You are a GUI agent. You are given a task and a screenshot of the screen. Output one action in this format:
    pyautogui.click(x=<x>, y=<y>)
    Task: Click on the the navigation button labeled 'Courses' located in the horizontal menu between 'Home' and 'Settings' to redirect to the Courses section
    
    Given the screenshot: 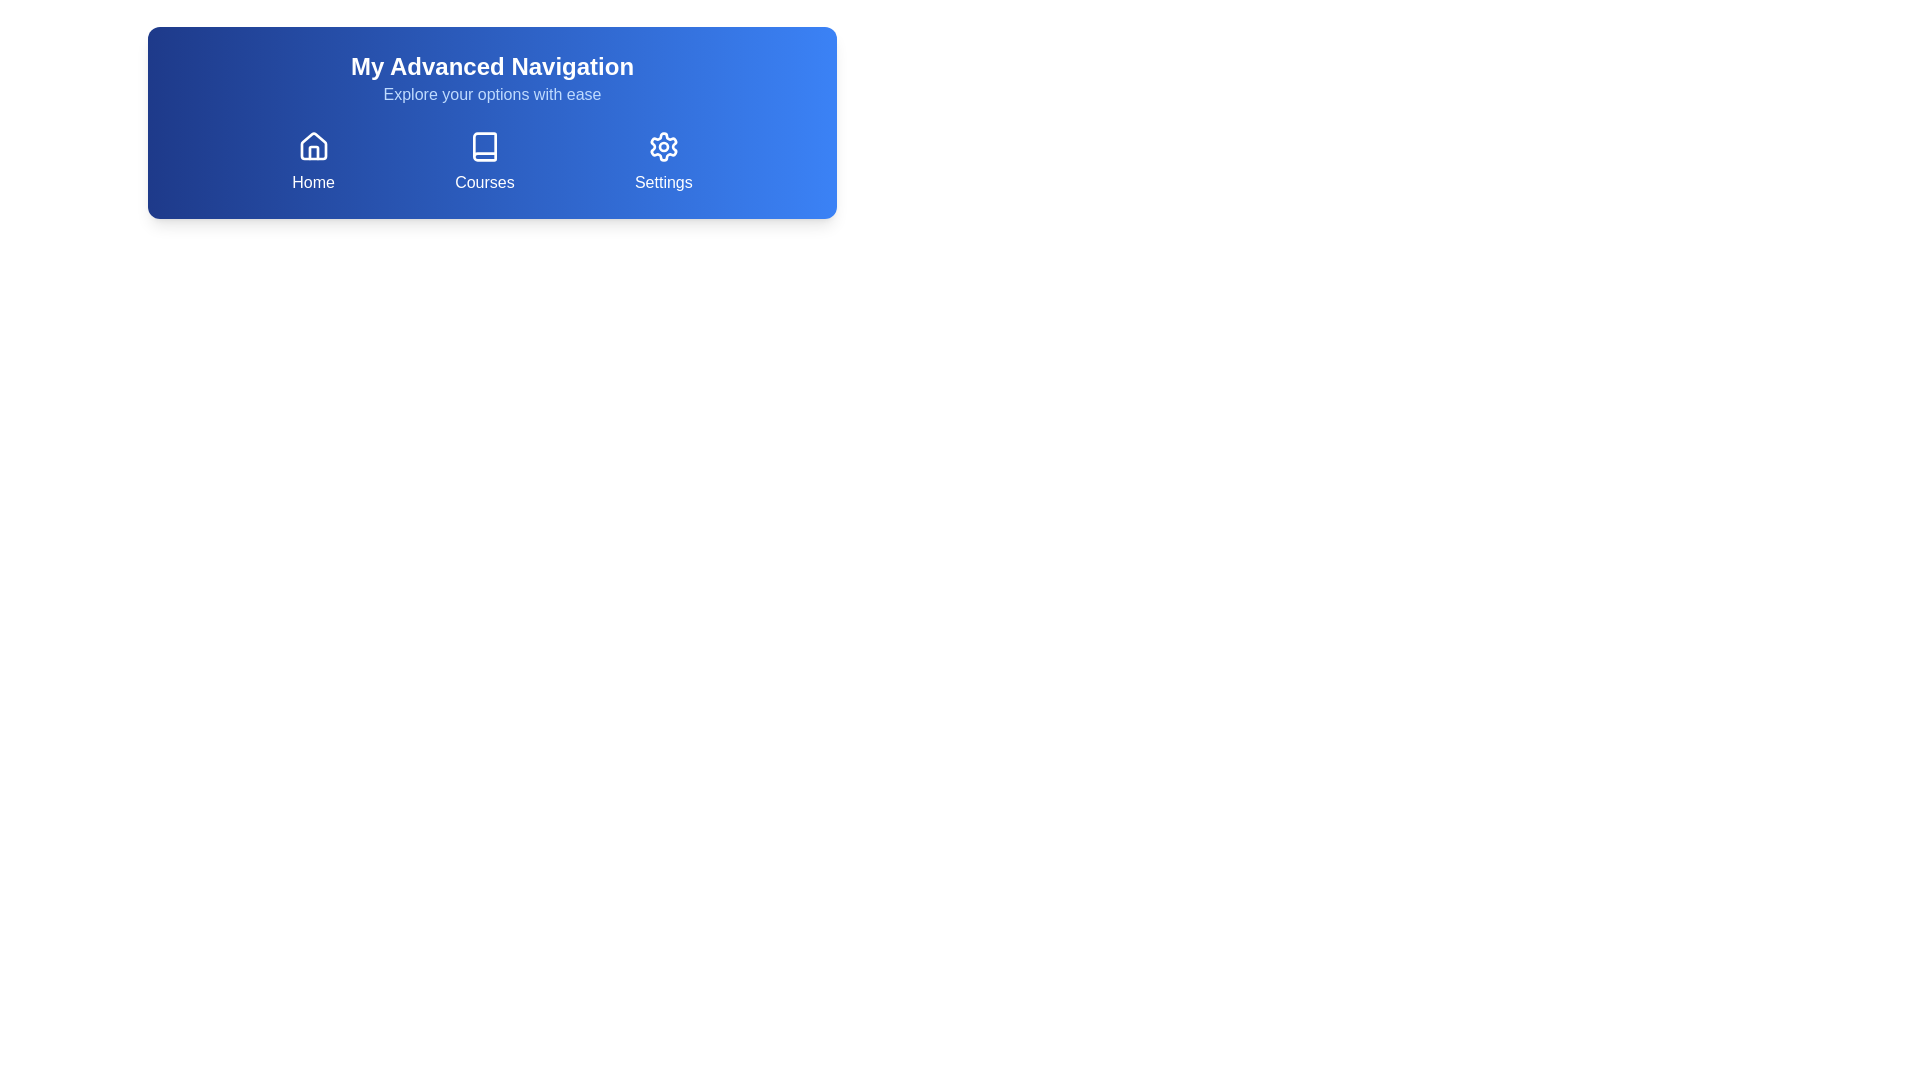 What is the action you would take?
    pyautogui.click(x=484, y=161)
    